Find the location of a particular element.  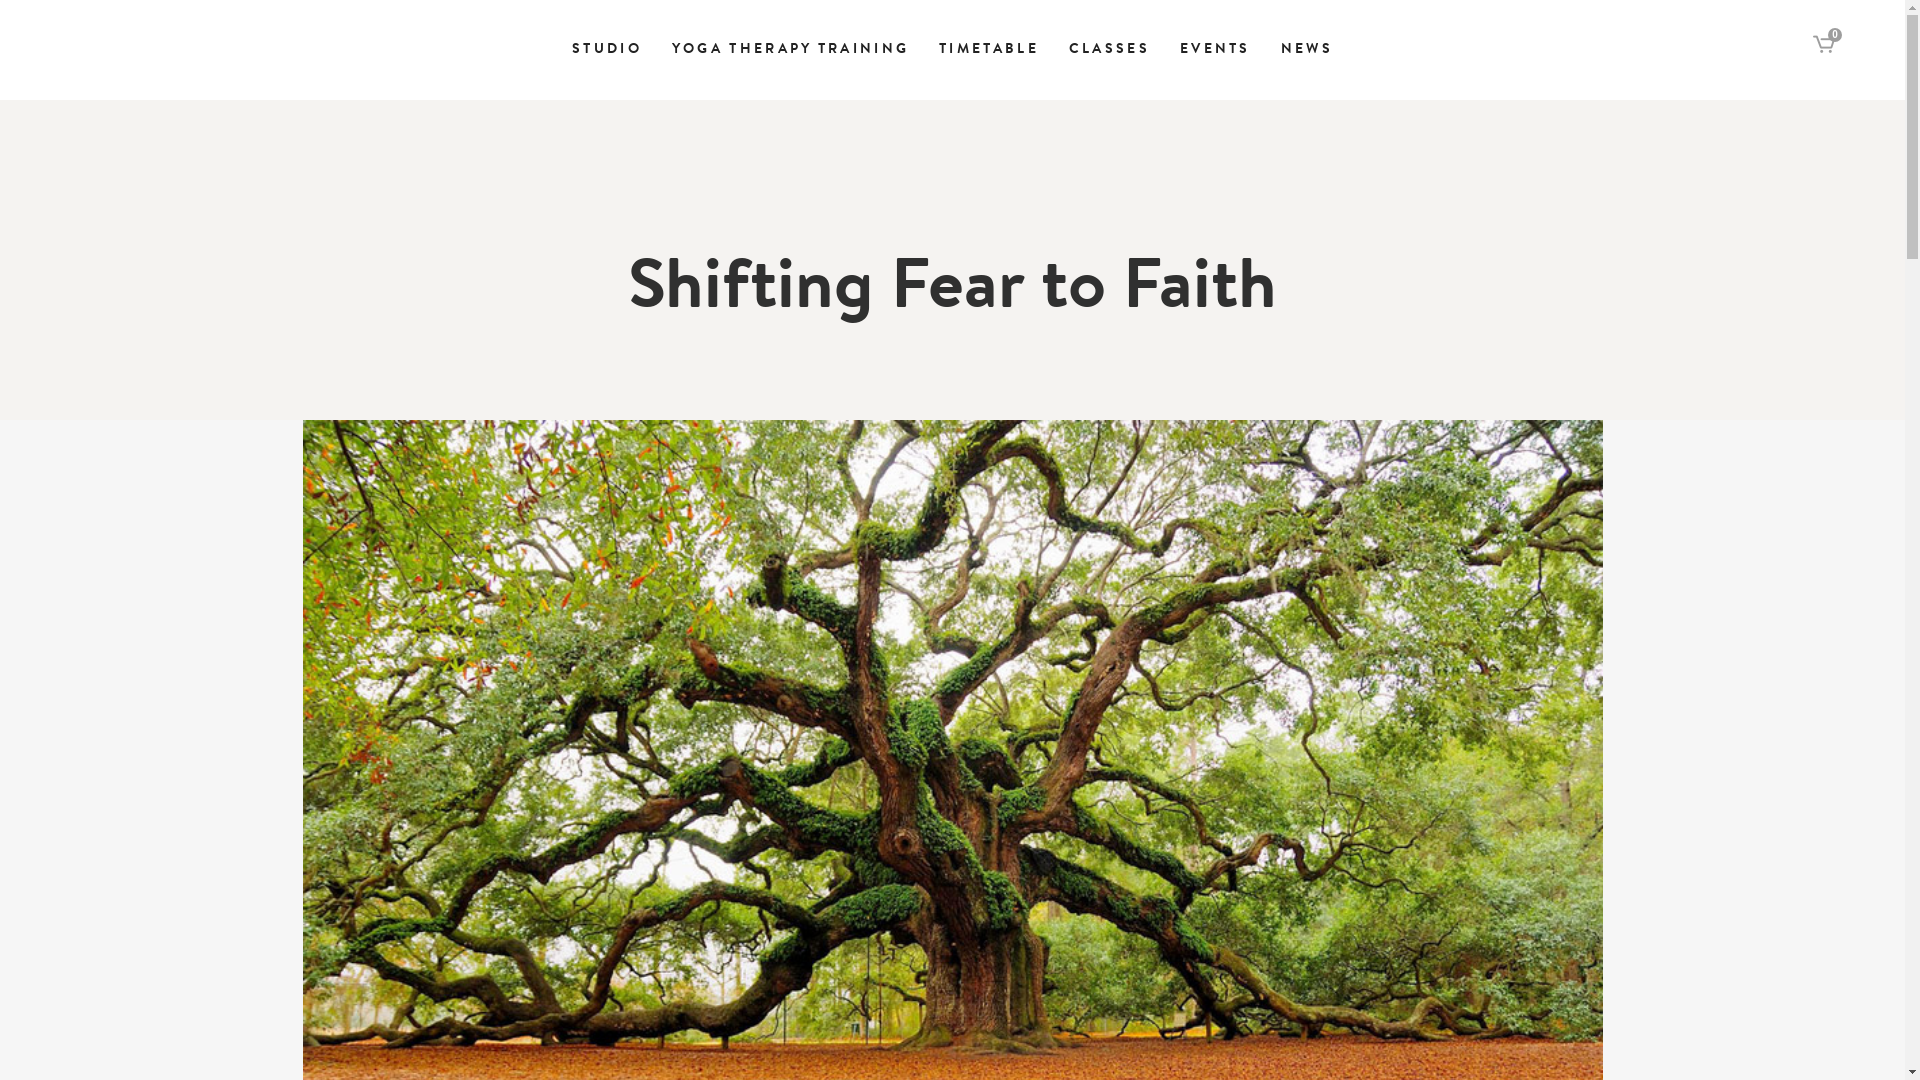

'EVENTS' is located at coordinates (1214, 49).